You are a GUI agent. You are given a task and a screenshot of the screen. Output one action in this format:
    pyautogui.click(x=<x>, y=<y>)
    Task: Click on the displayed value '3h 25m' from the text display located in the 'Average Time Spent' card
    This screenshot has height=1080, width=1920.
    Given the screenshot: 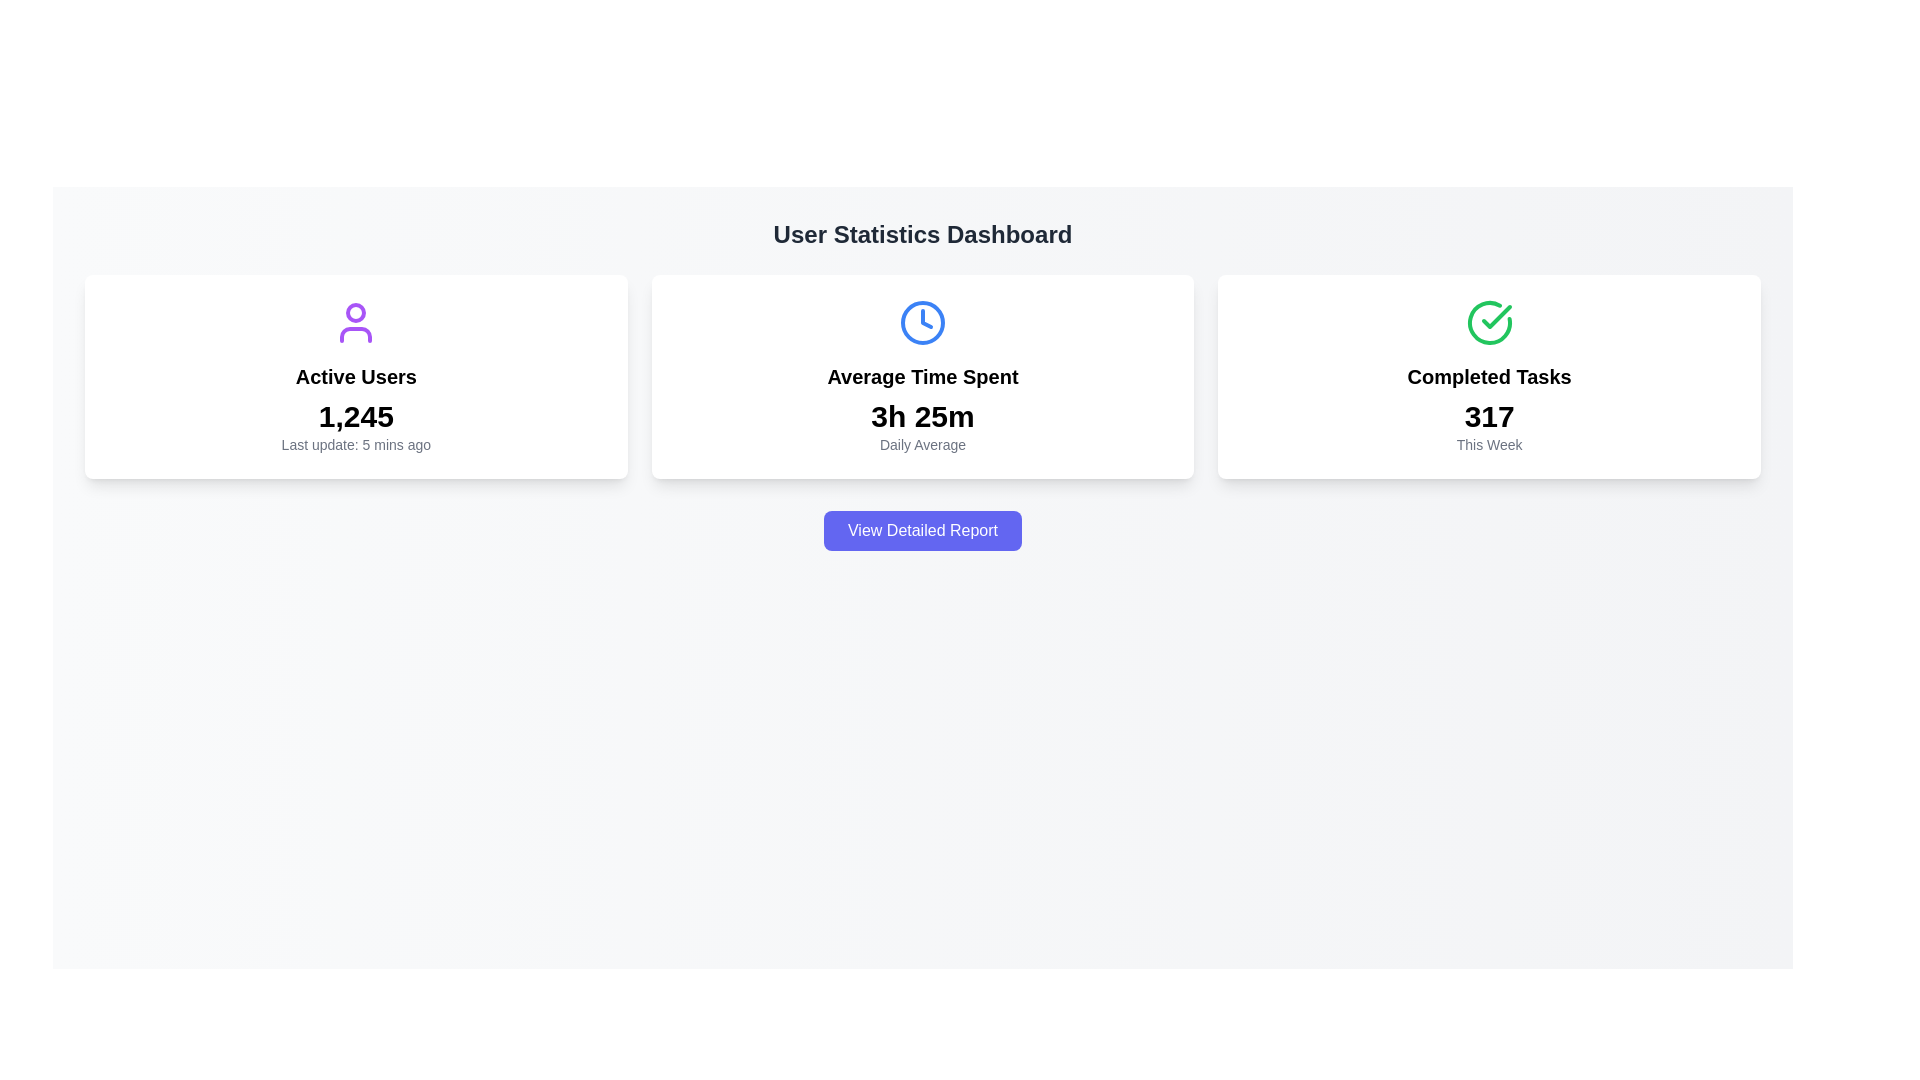 What is the action you would take?
    pyautogui.click(x=921, y=415)
    